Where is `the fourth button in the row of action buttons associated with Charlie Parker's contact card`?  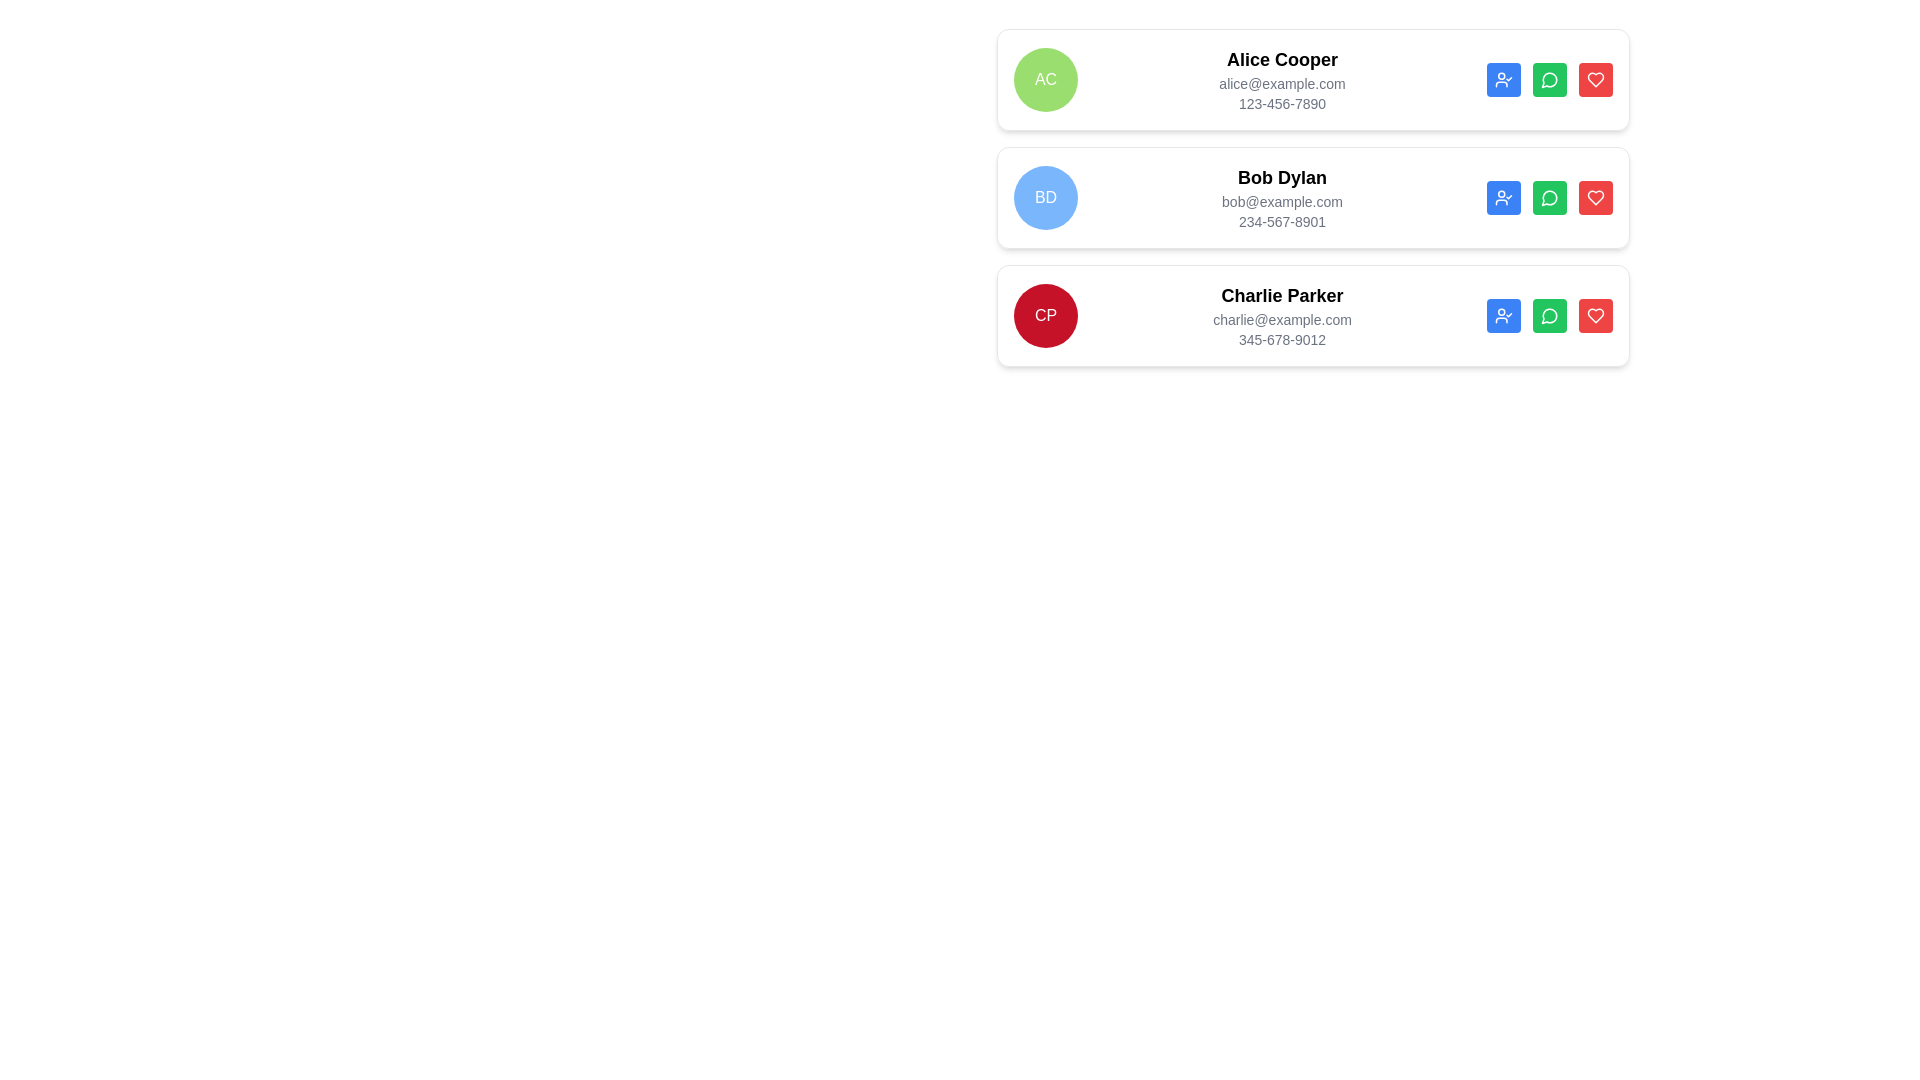
the fourth button in the row of action buttons associated with Charlie Parker's contact card is located at coordinates (1595, 79).